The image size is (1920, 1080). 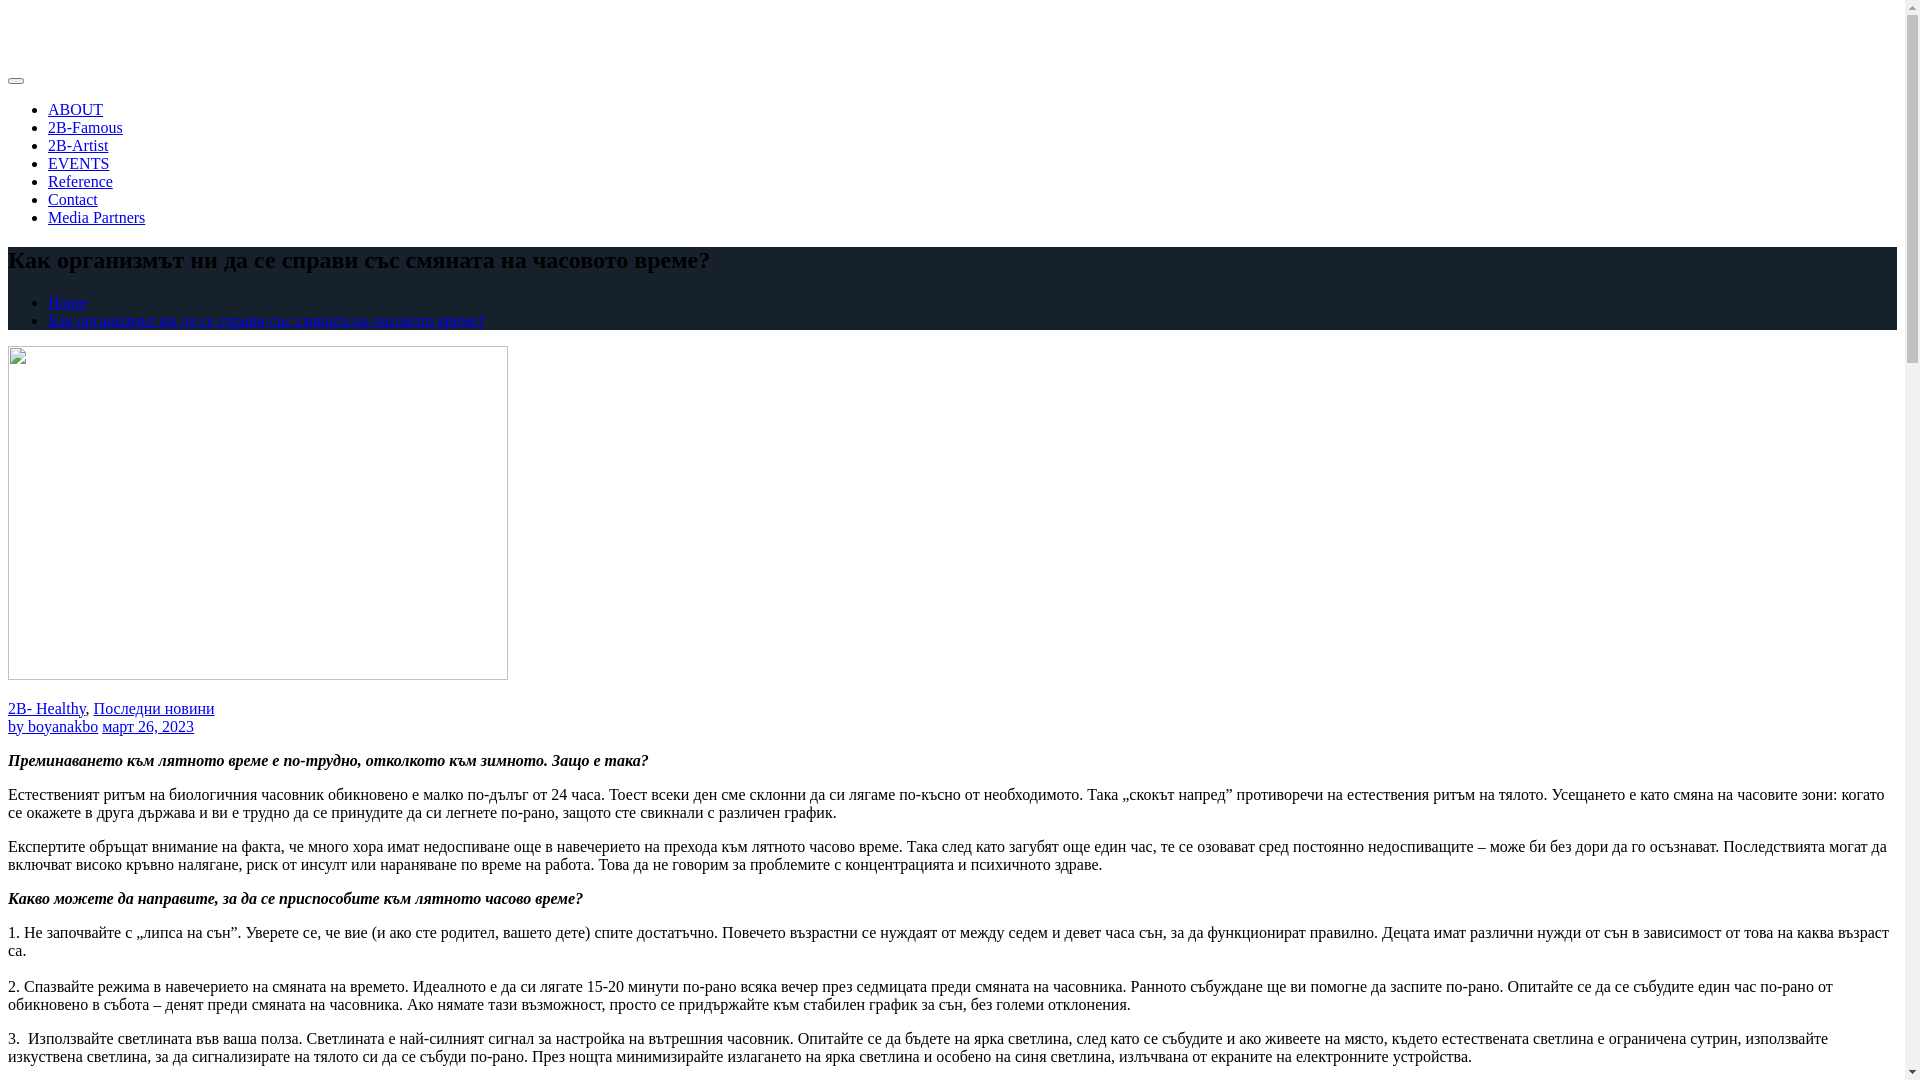 I want to click on '2B- Healthy', so click(x=47, y=707).